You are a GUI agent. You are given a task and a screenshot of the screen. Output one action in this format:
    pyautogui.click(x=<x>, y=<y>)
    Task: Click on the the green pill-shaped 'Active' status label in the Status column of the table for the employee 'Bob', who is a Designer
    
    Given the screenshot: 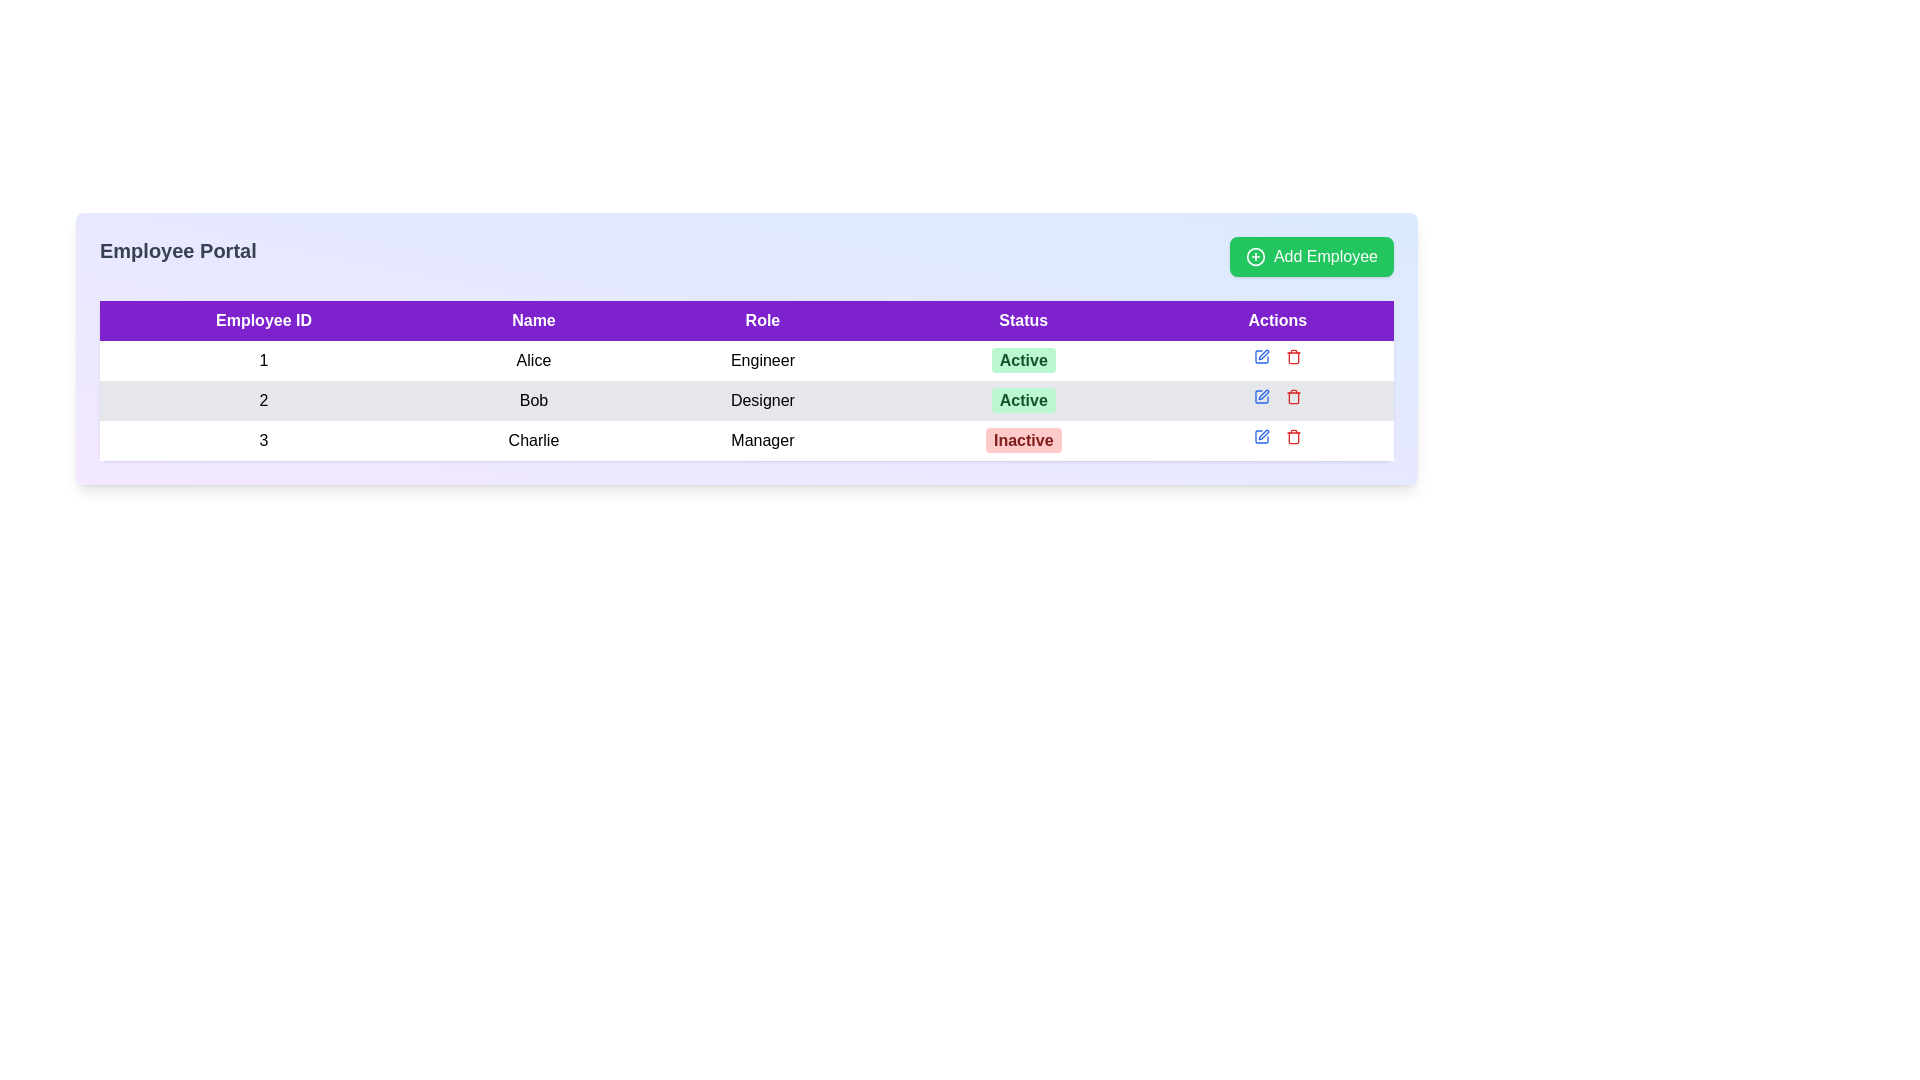 What is the action you would take?
    pyautogui.click(x=1023, y=401)
    